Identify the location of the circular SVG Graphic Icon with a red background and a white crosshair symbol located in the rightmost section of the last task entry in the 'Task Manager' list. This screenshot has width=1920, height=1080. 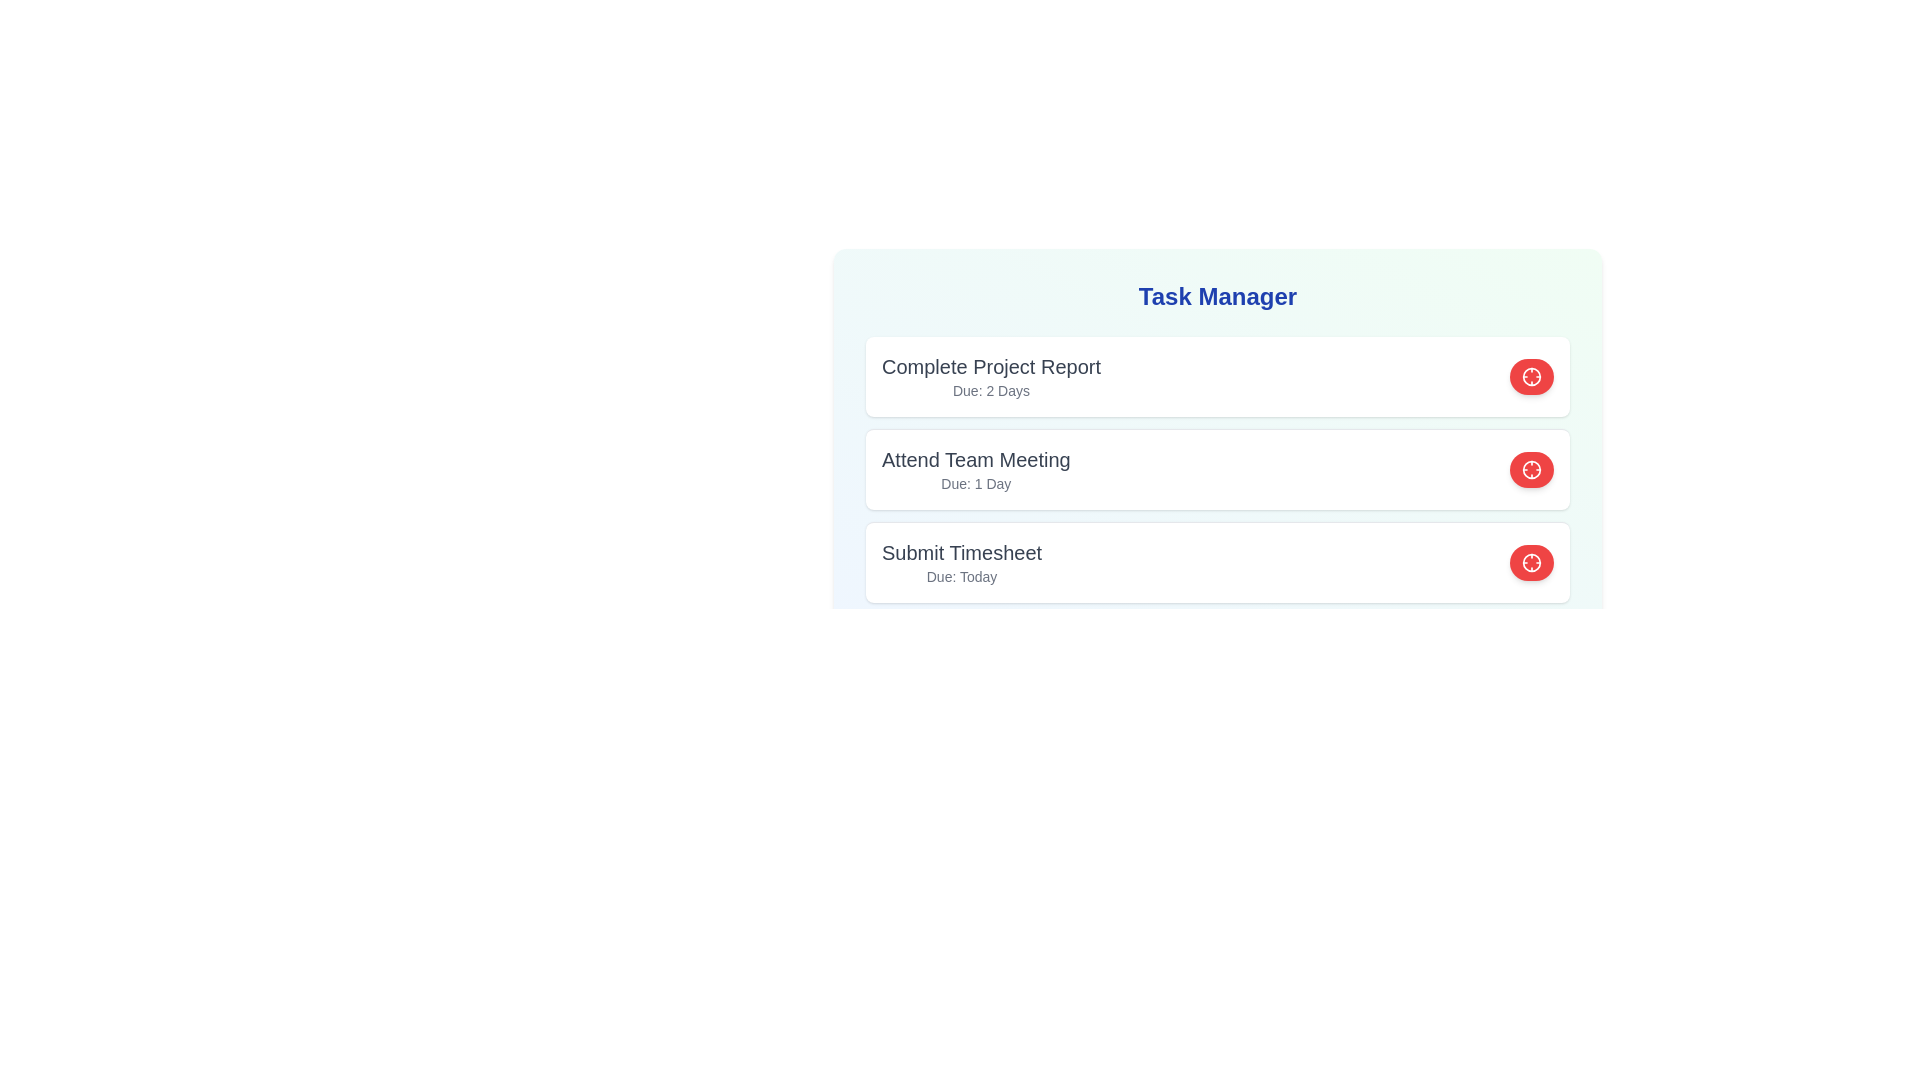
(1530, 377).